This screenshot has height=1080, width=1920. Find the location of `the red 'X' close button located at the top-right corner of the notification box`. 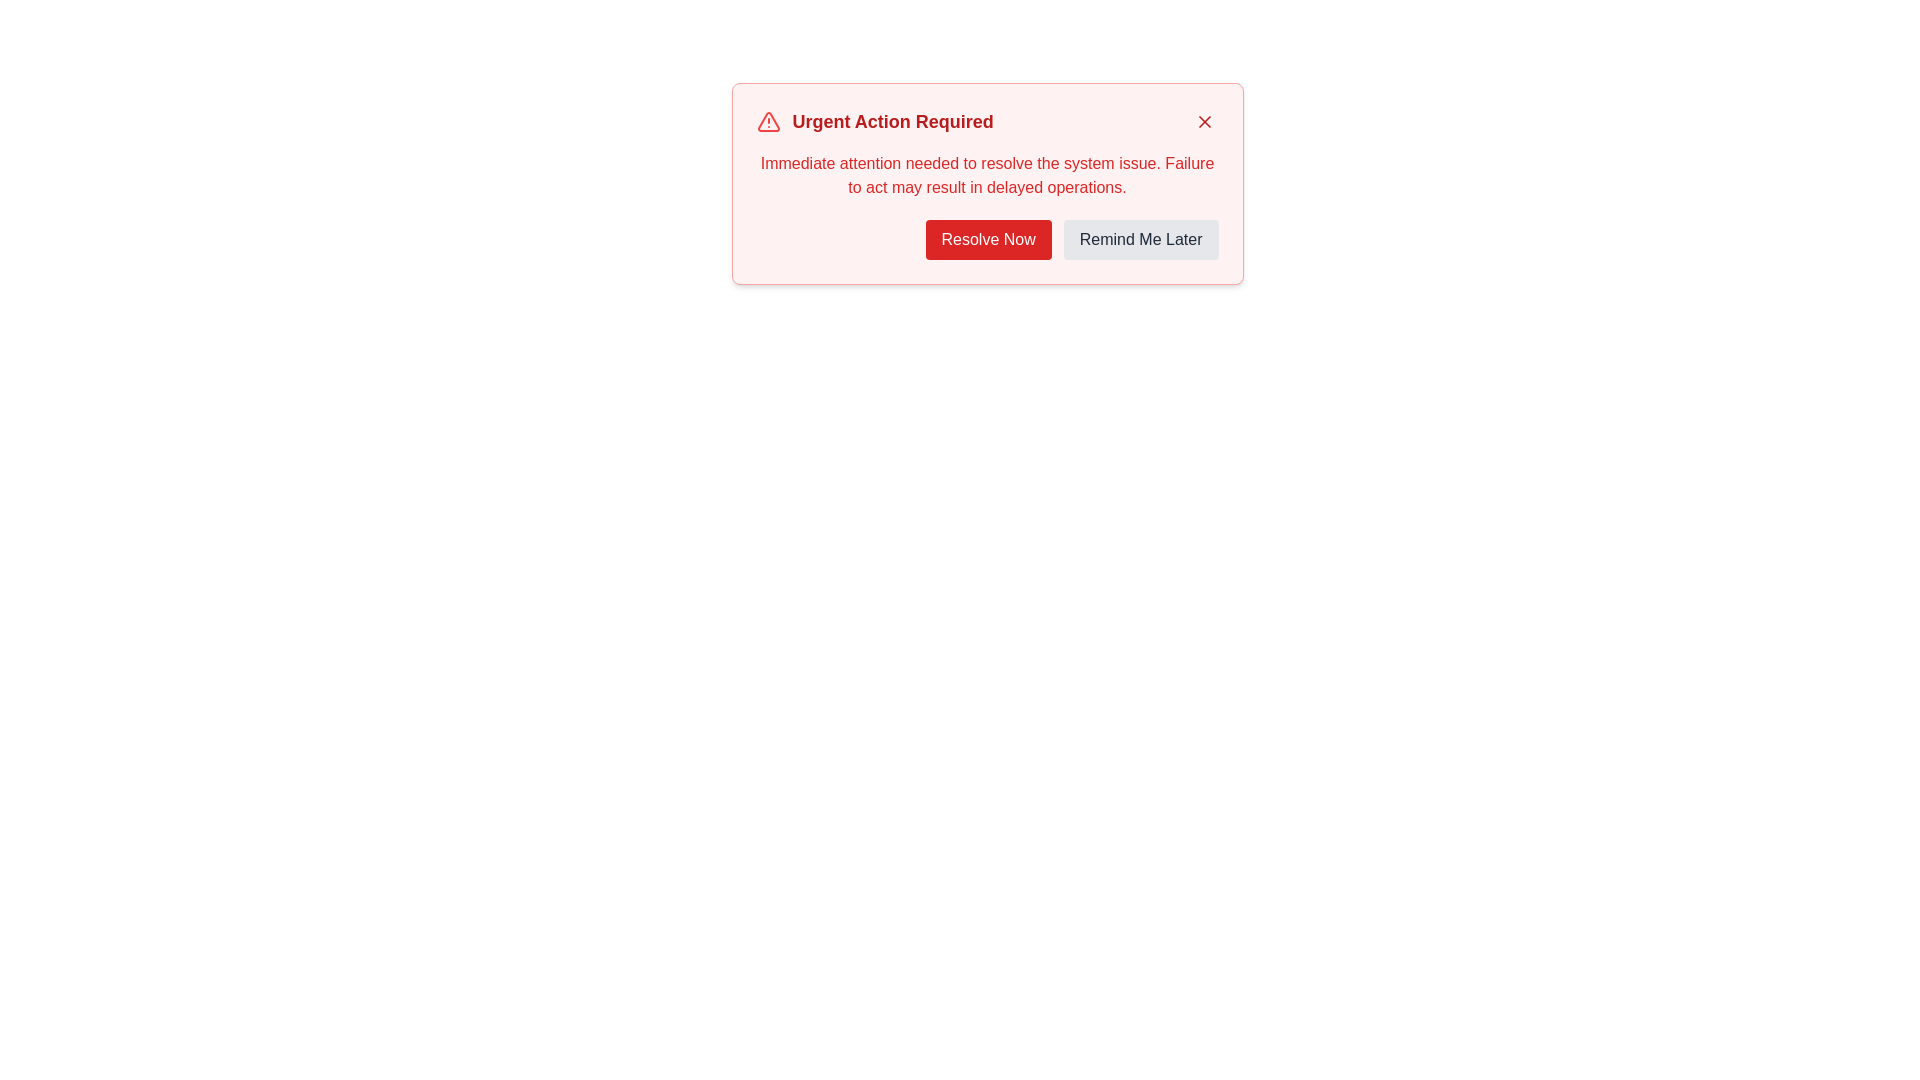

the red 'X' close button located at the top-right corner of the notification box is located at coordinates (1203, 122).